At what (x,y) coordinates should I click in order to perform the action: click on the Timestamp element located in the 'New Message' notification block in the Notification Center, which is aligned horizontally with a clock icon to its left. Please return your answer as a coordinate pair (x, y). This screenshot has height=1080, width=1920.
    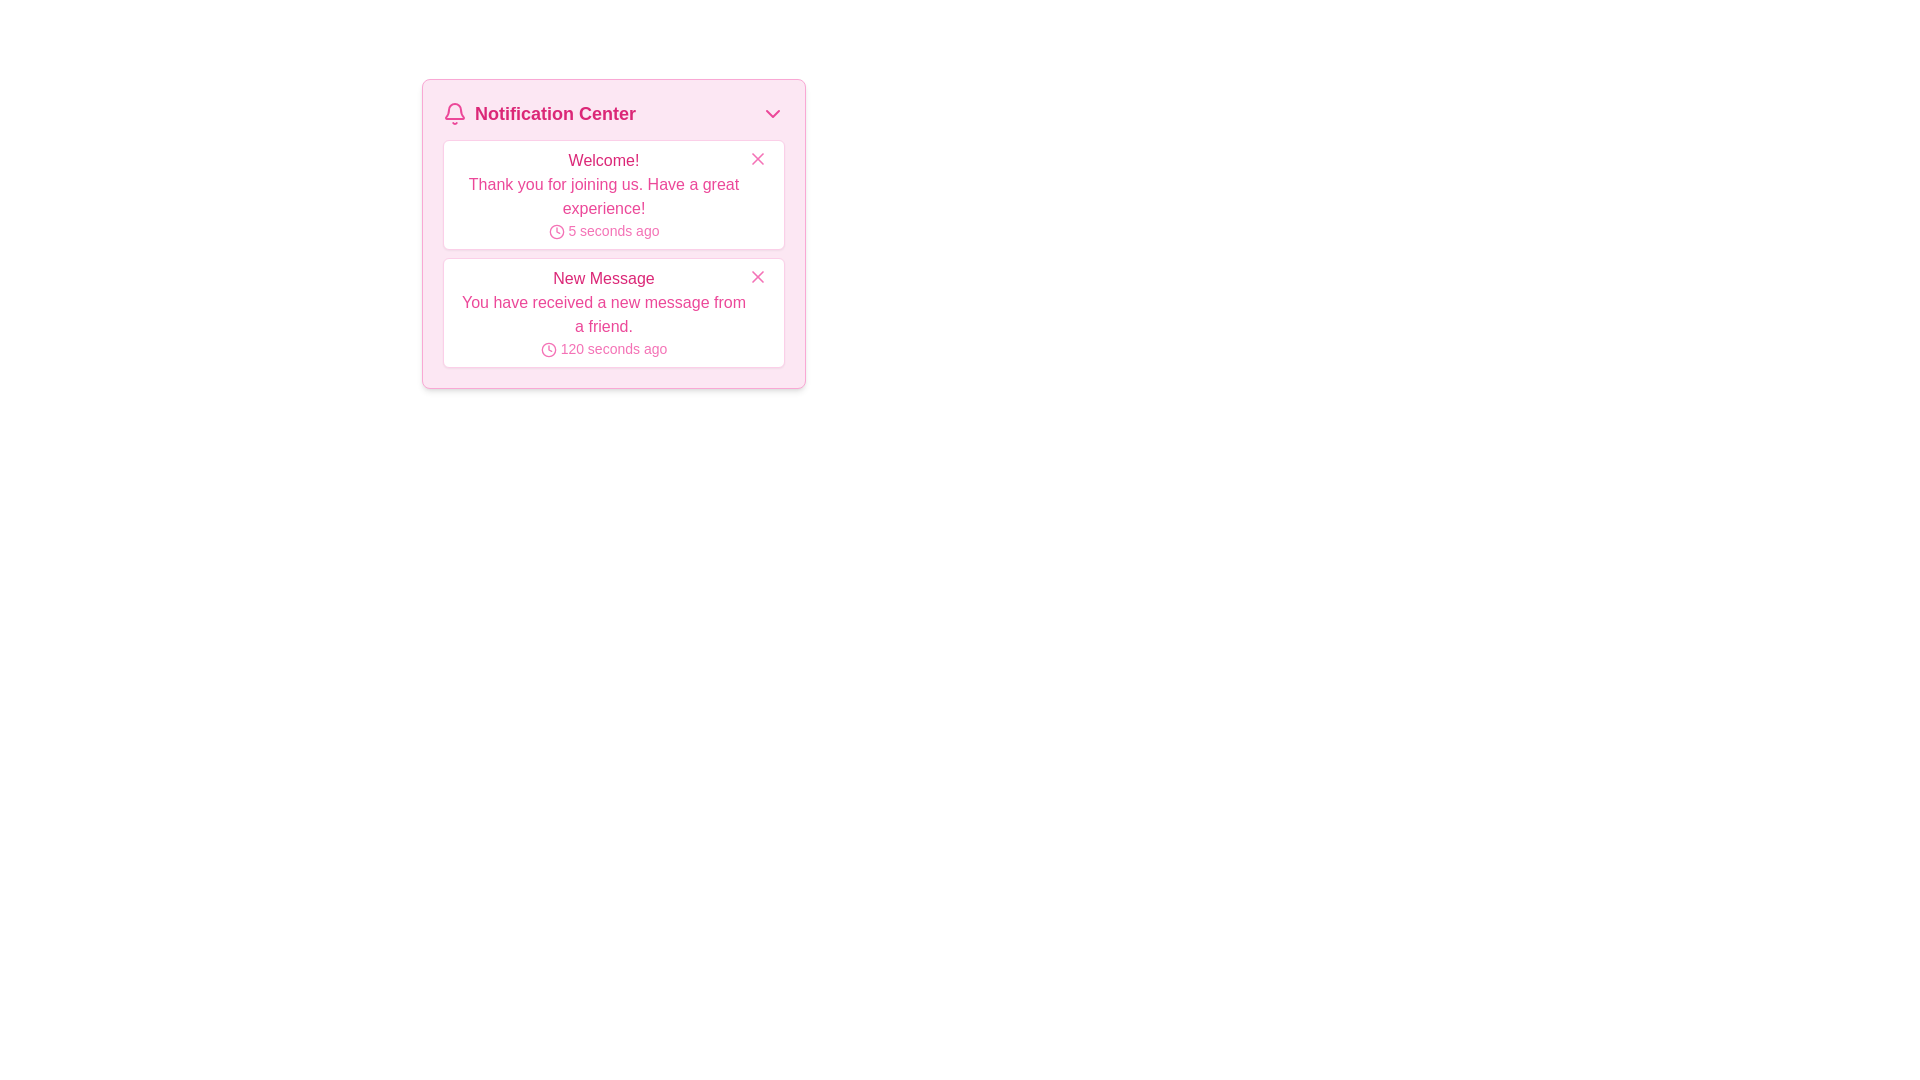
    Looking at the image, I should click on (603, 347).